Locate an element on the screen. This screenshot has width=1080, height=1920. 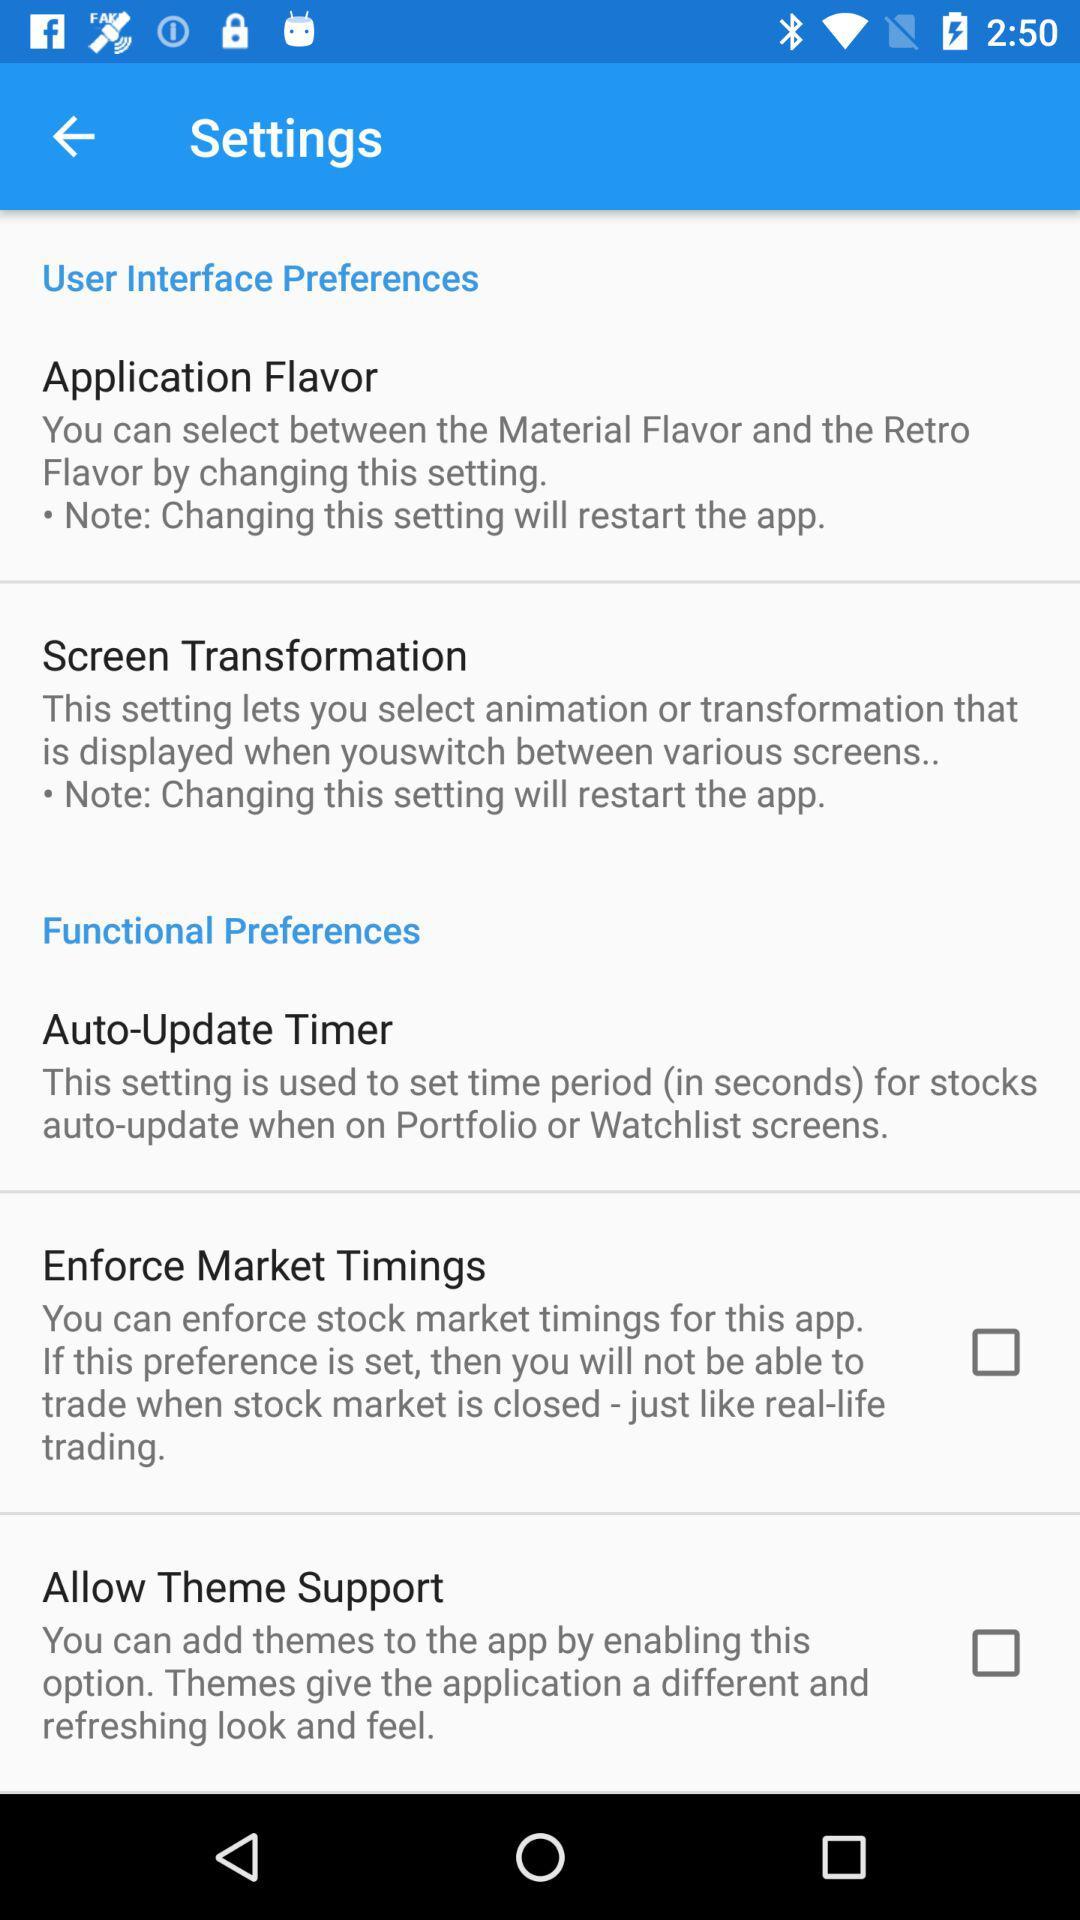
go back is located at coordinates (72, 135).